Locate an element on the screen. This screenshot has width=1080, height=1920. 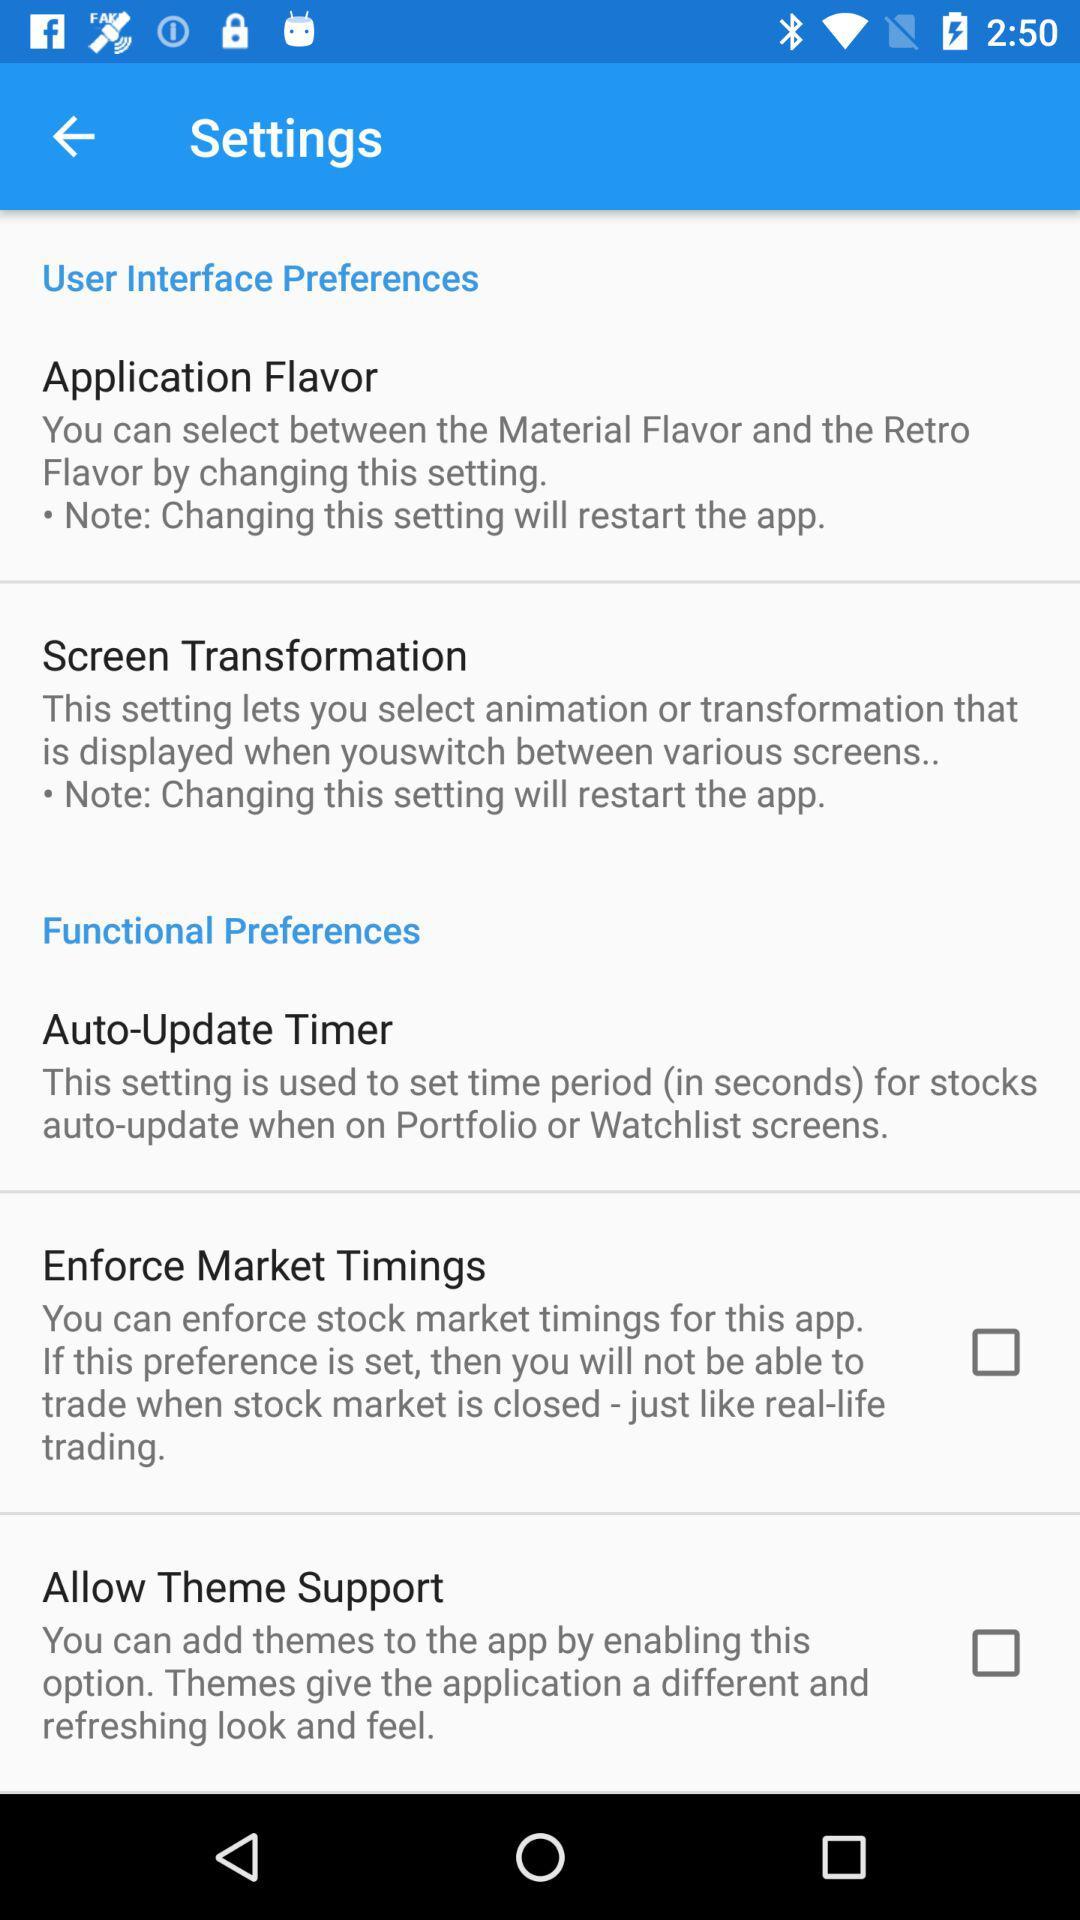
go back is located at coordinates (72, 135).